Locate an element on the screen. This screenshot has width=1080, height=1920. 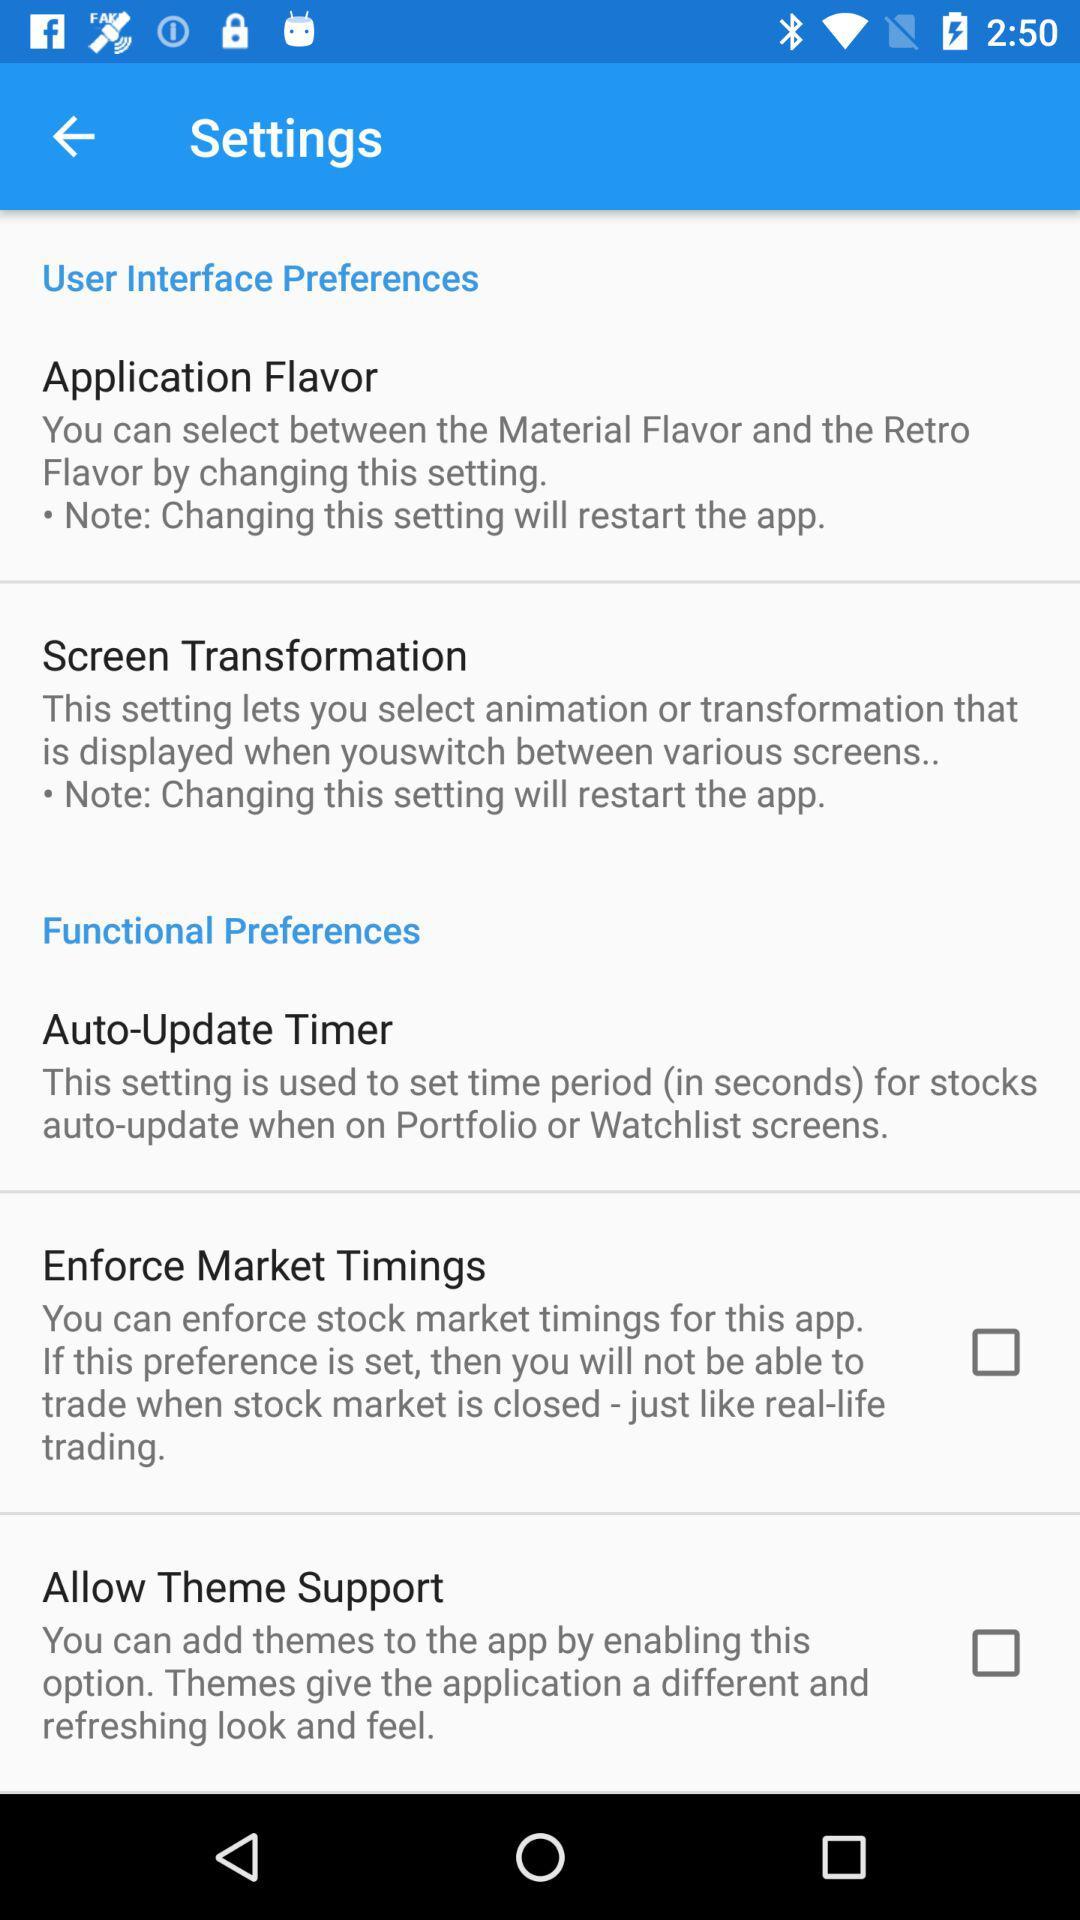
go back is located at coordinates (72, 135).